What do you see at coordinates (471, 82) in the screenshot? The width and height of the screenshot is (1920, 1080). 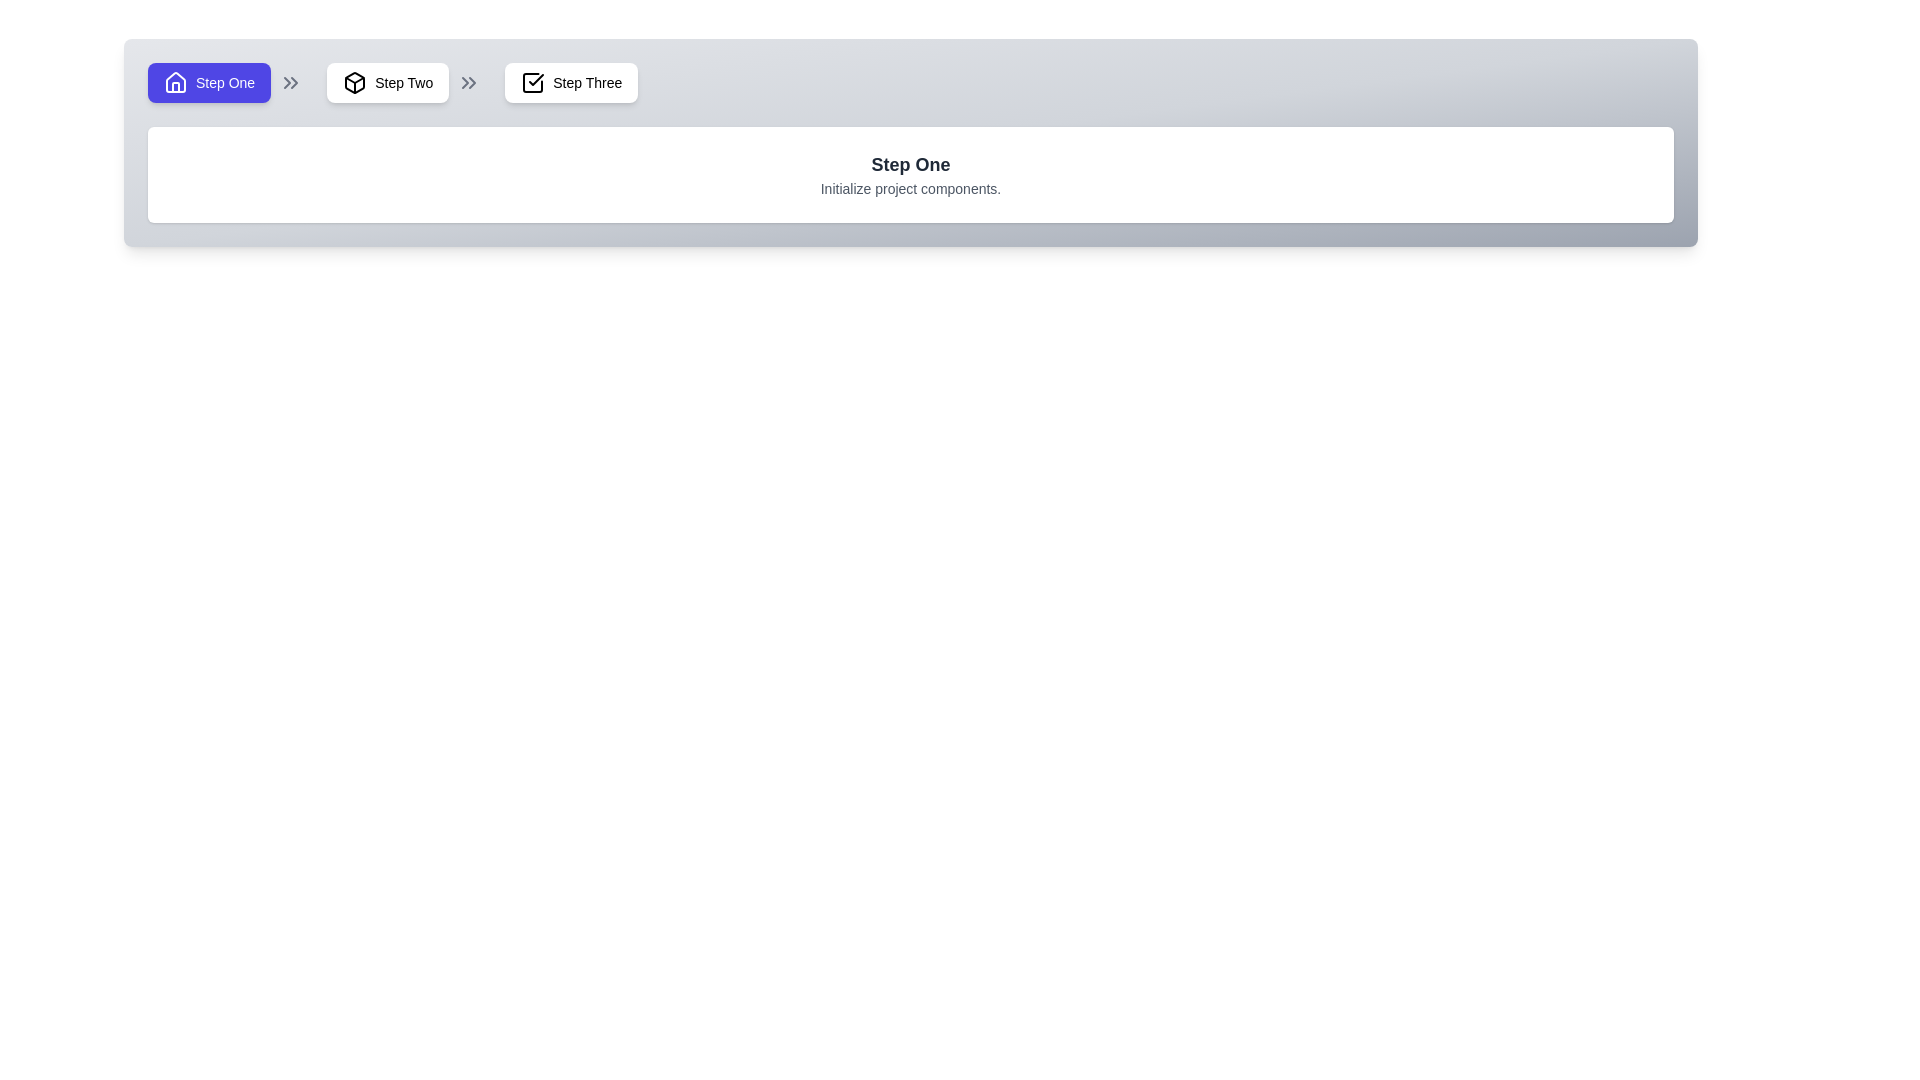 I see `the second chevron icon pointing right located between the 'Step Two' and 'Step Three' navigation buttons if it is interactive` at bounding box center [471, 82].